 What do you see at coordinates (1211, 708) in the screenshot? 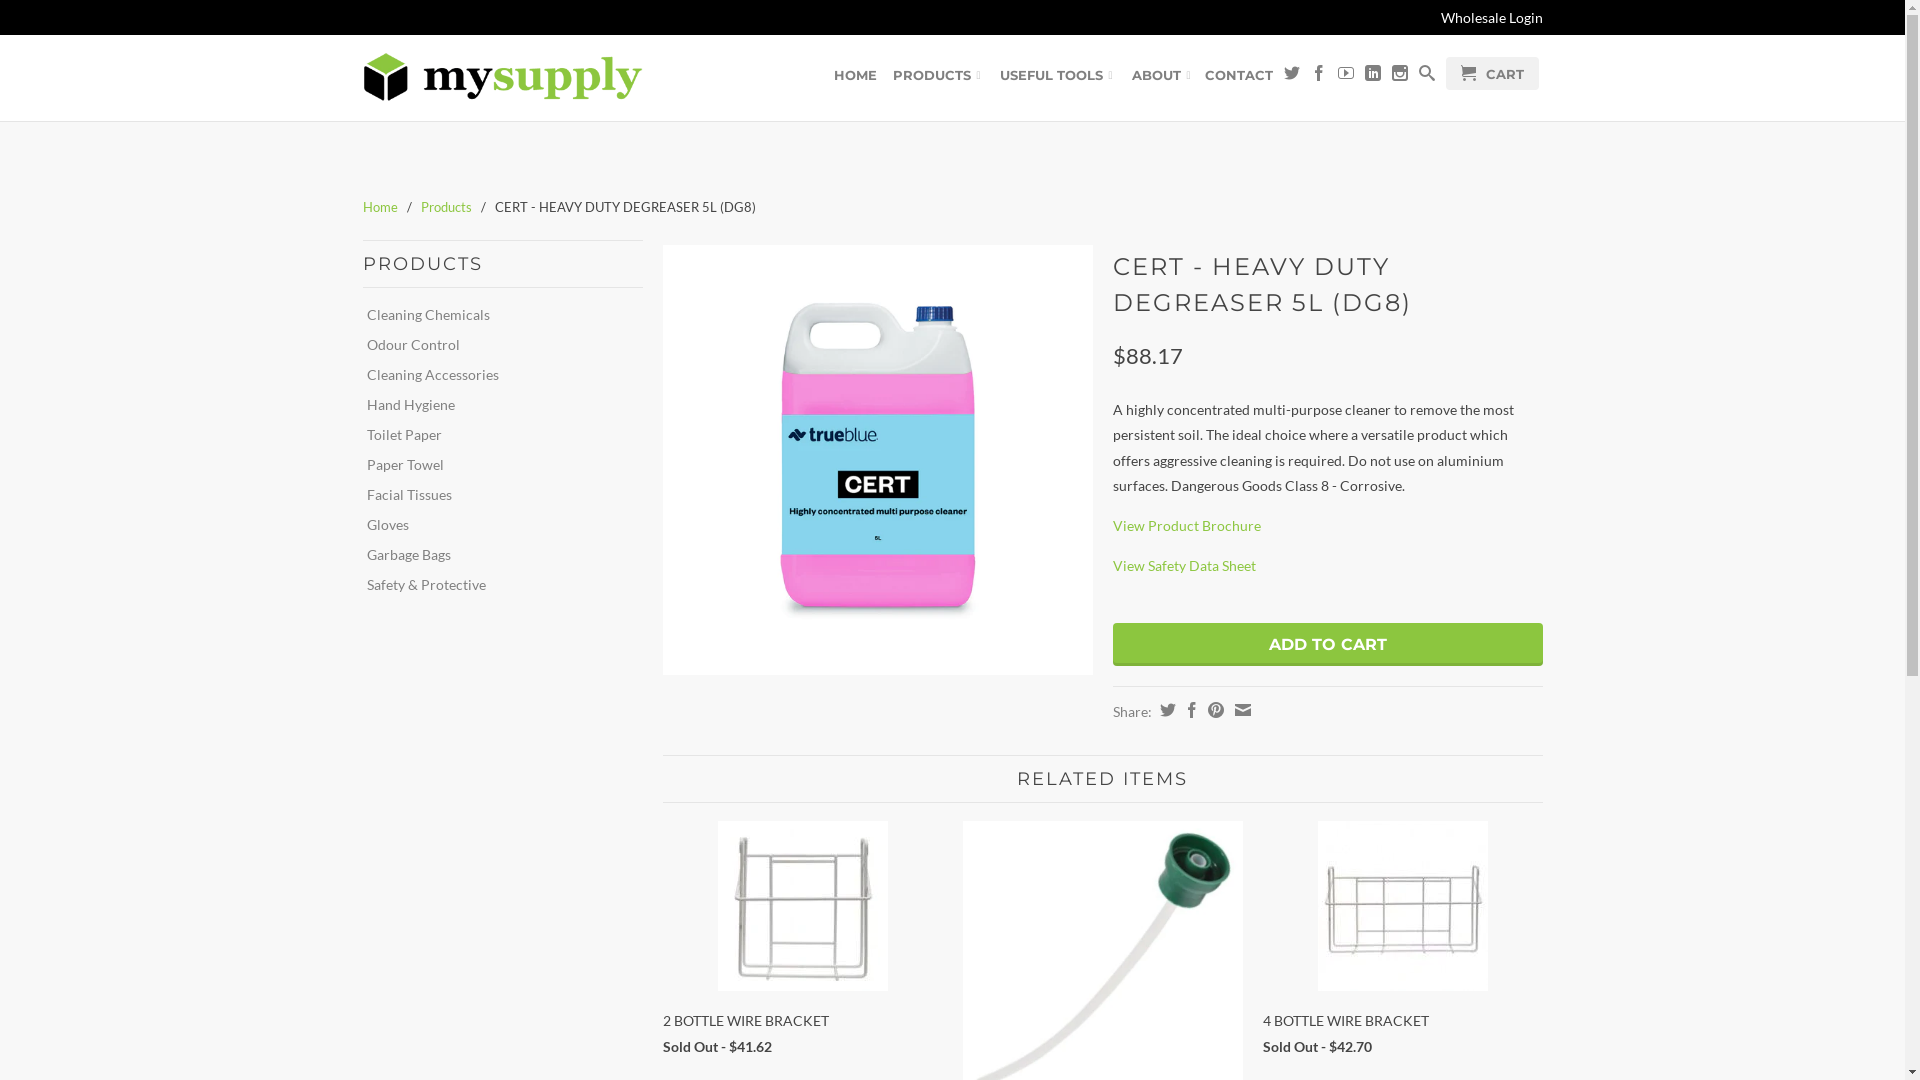
I see `'Share this on Pinterest'` at bounding box center [1211, 708].